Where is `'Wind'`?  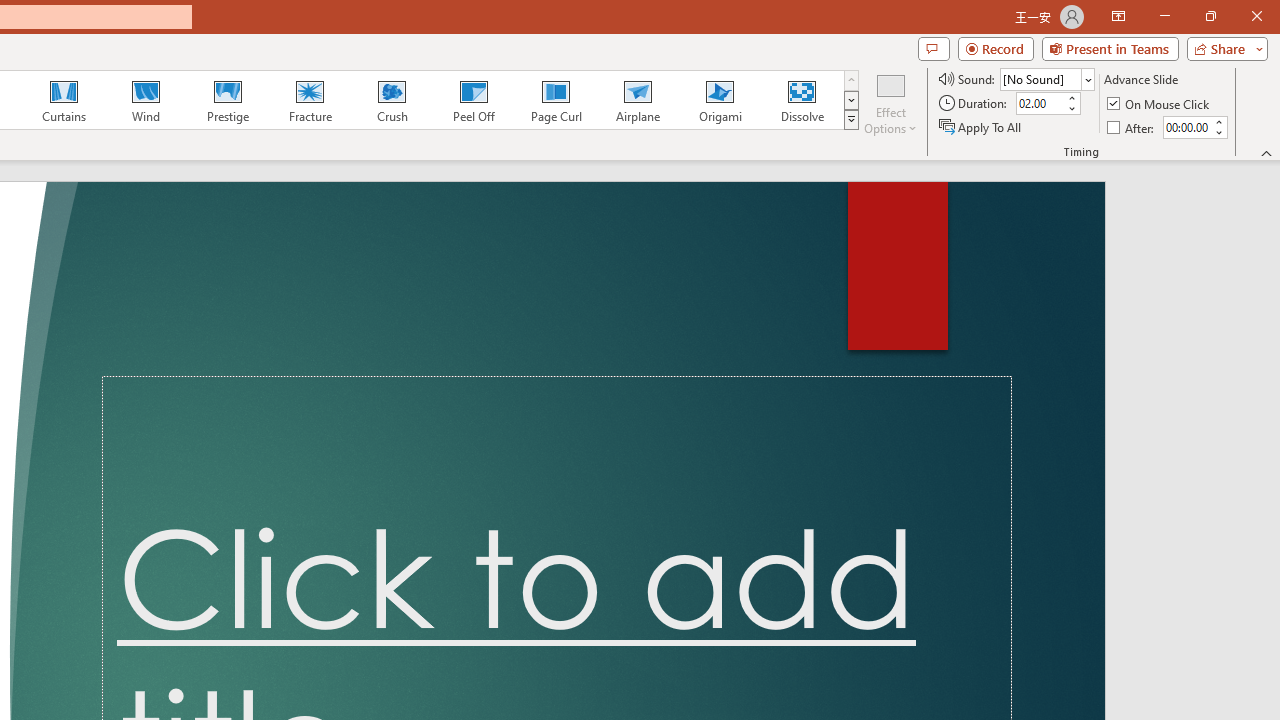 'Wind' is located at coordinates (144, 100).